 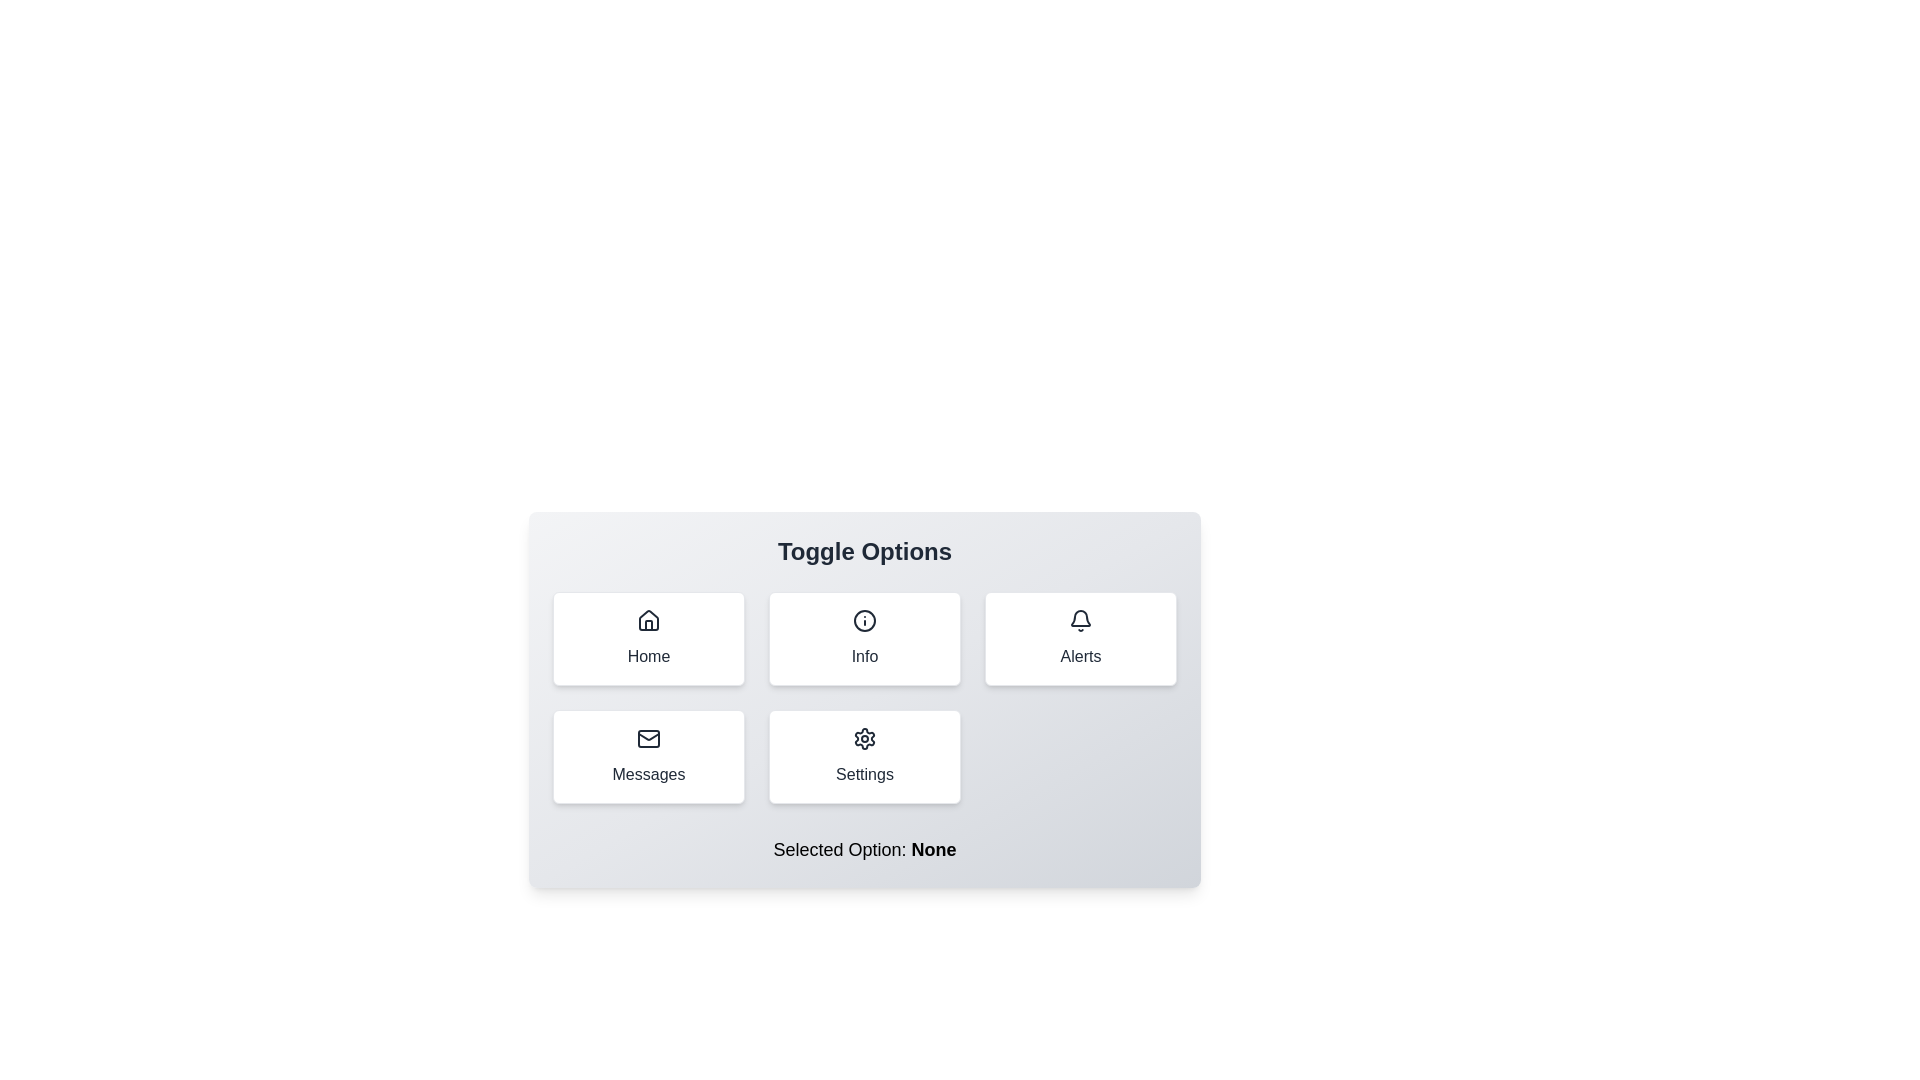 What do you see at coordinates (648, 639) in the screenshot?
I see `the 'Home' button, which is a rectangular button with rounded corners, a white background, and an icon of a house above the text 'Home' in dark gray color` at bounding box center [648, 639].